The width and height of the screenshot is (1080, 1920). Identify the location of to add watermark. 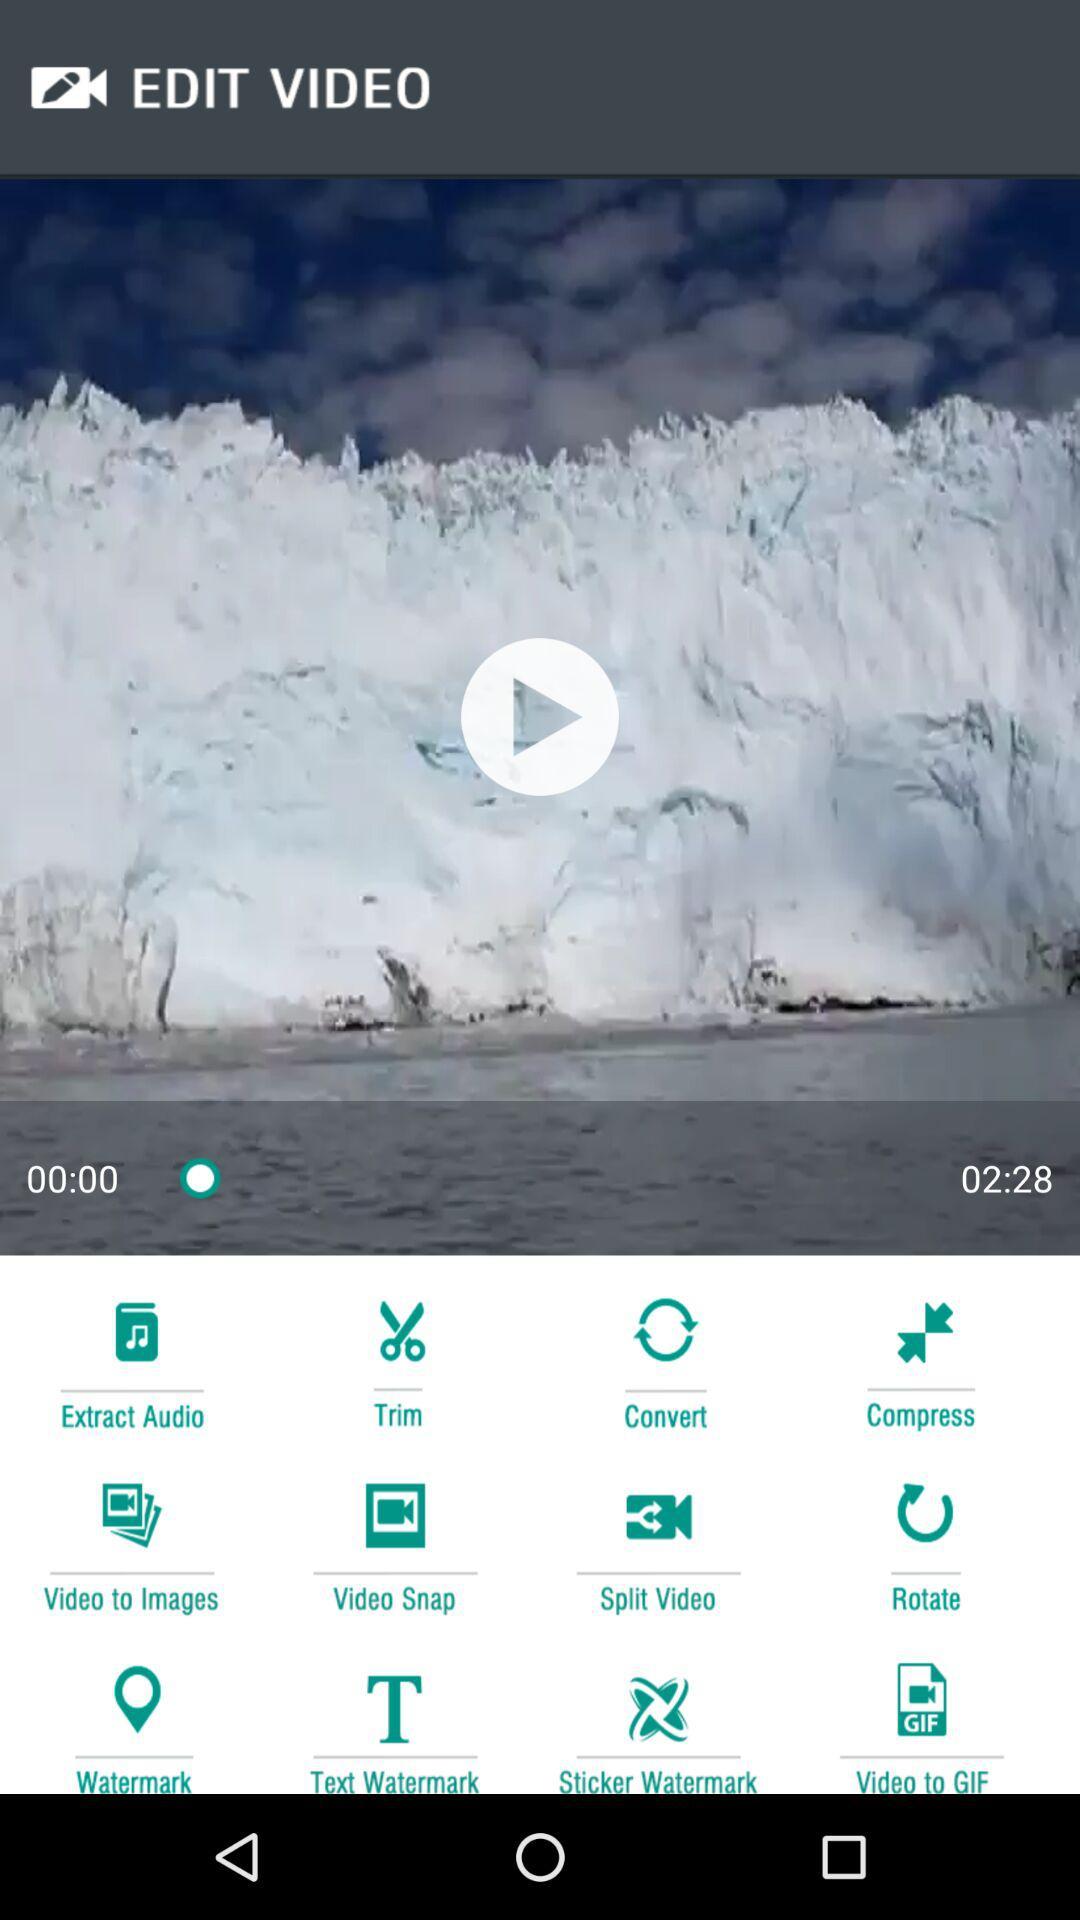
(131, 1717).